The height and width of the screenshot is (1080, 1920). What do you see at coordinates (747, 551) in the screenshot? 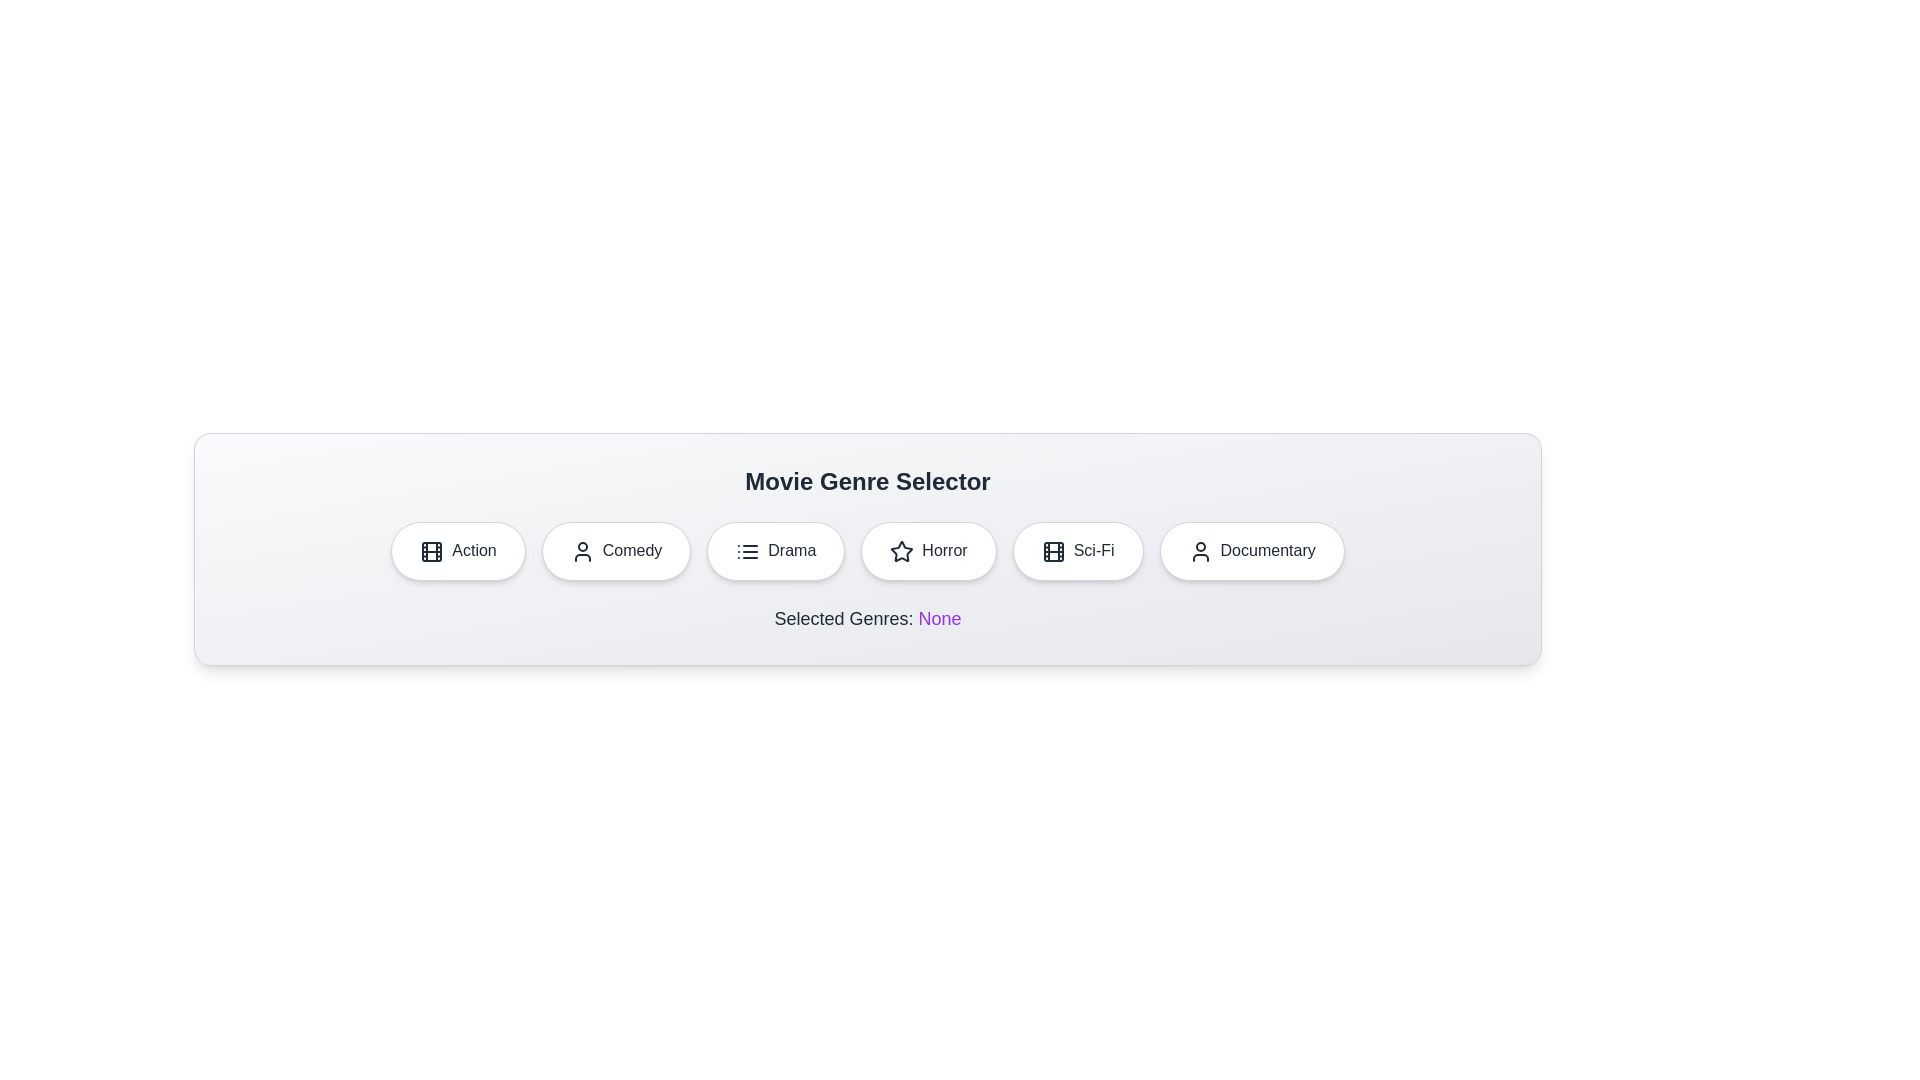
I see `the small list icon represented by three horizontal lines, located within the circular 'Drama' button, which is third from the left in a horizontal layout of six genre buttons` at bounding box center [747, 551].